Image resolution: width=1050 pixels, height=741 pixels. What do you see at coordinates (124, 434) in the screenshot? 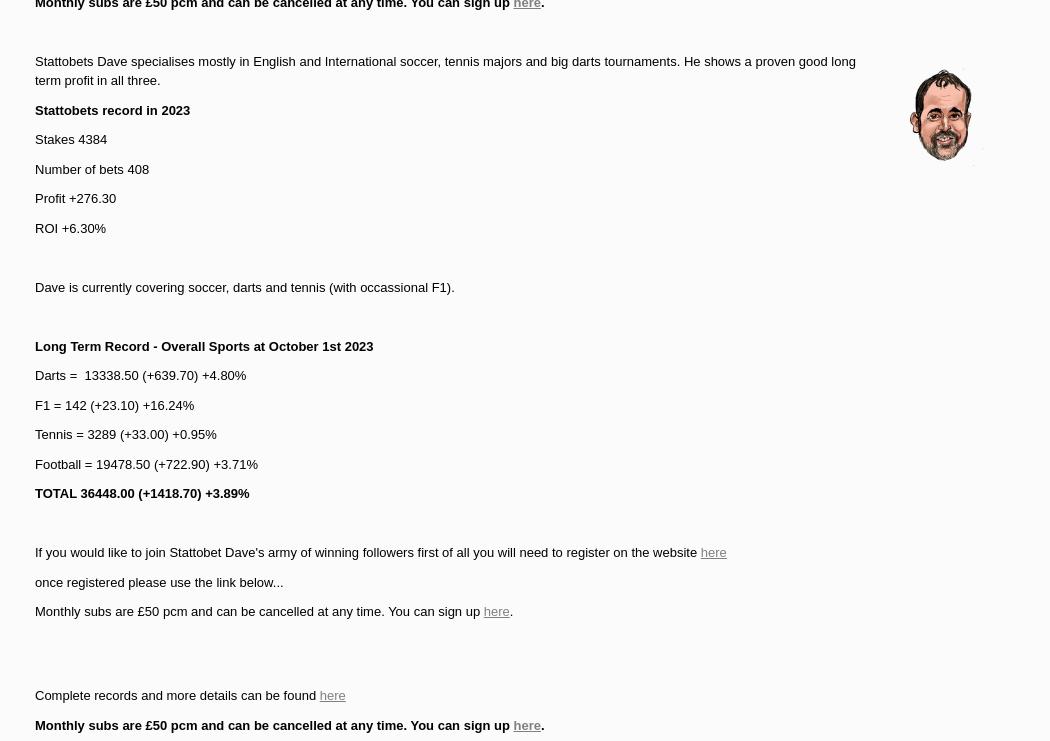
I see `'Tennis = 3289 (+33.00) +0.95%'` at bounding box center [124, 434].